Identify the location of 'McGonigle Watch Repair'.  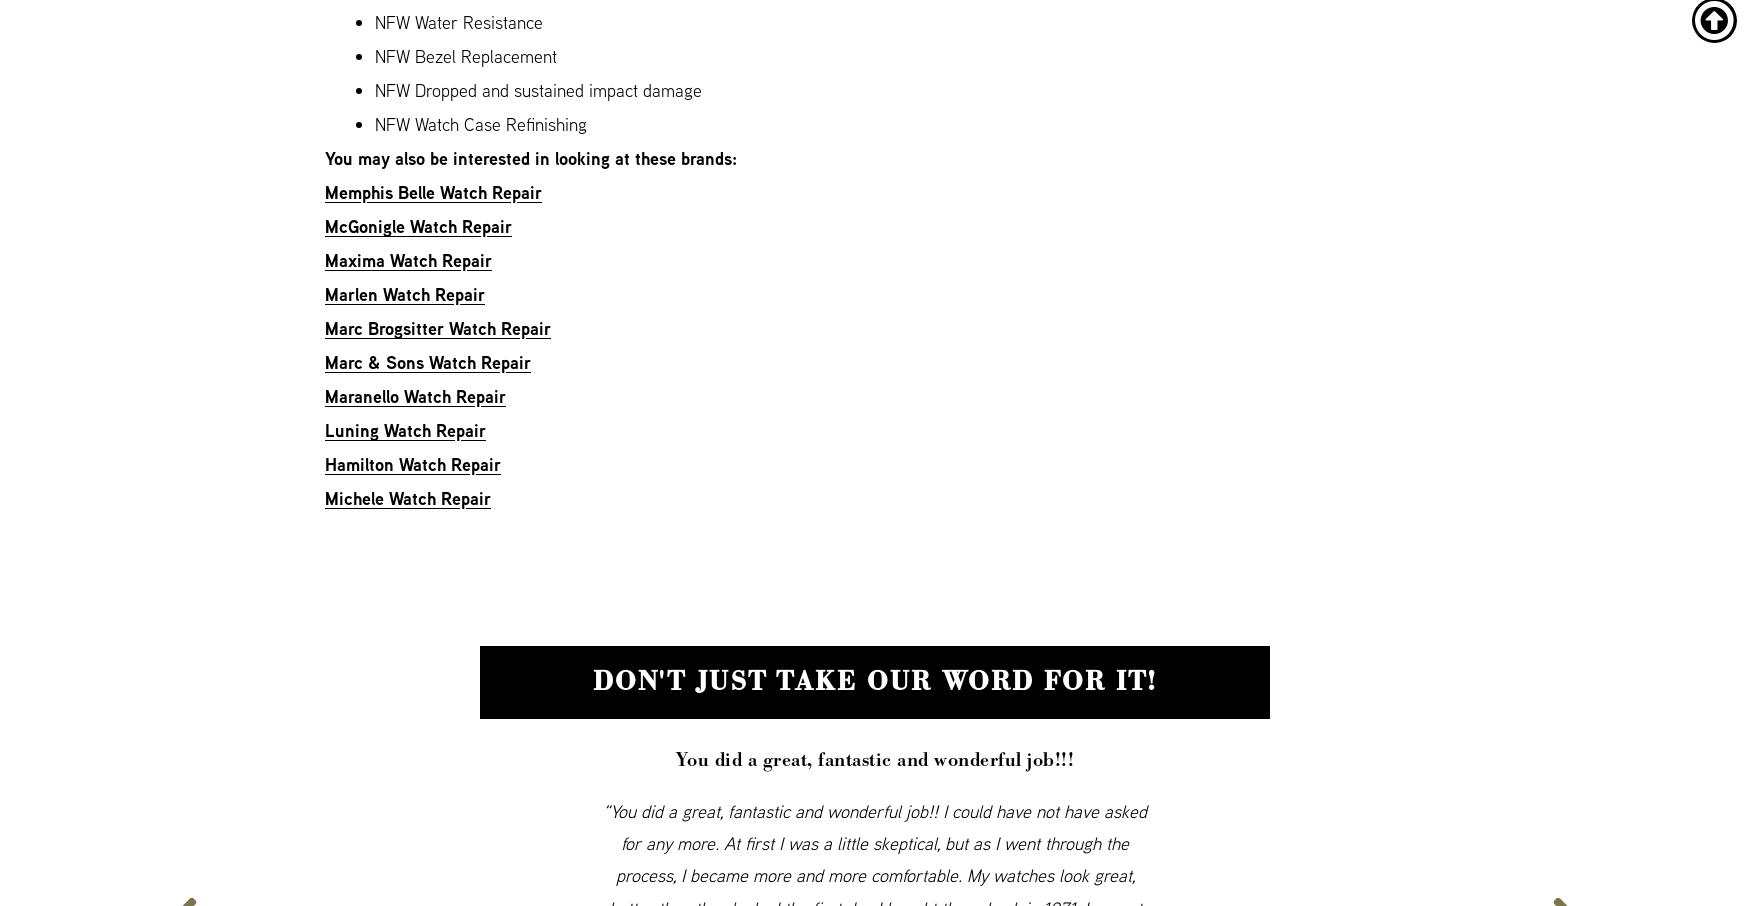
(417, 225).